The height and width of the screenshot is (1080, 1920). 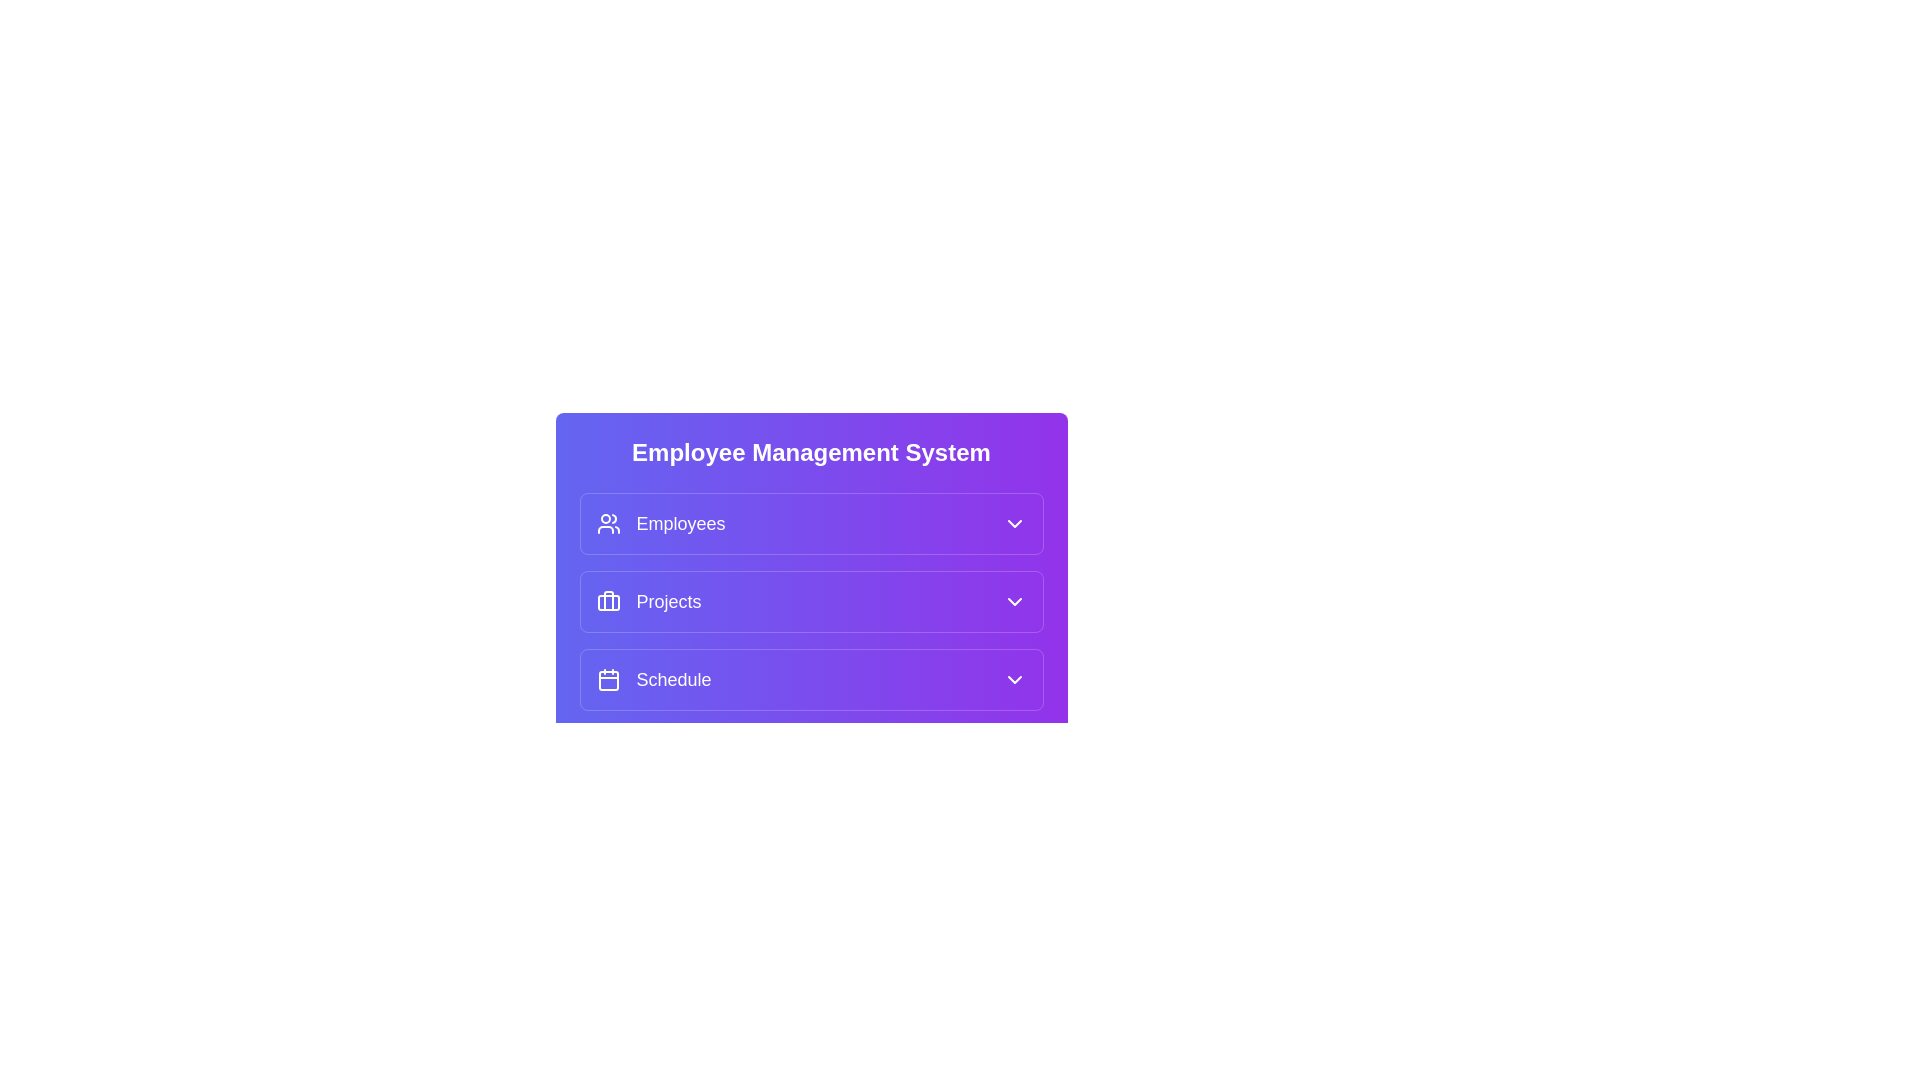 What do you see at coordinates (1014, 678) in the screenshot?
I see `the chevron icon located at the rightmost end of the 'Schedule' button` at bounding box center [1014, 678].